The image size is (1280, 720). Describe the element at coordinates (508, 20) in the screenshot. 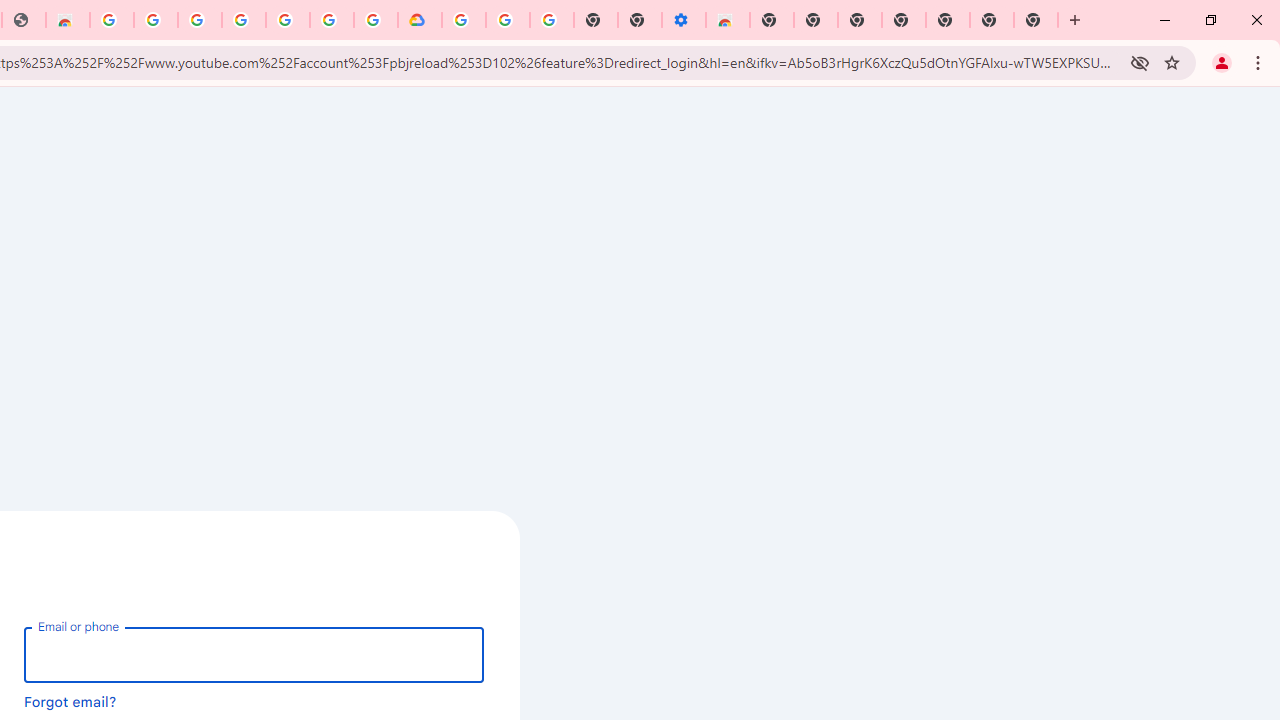

I see `'Google Account Help'` at that location.